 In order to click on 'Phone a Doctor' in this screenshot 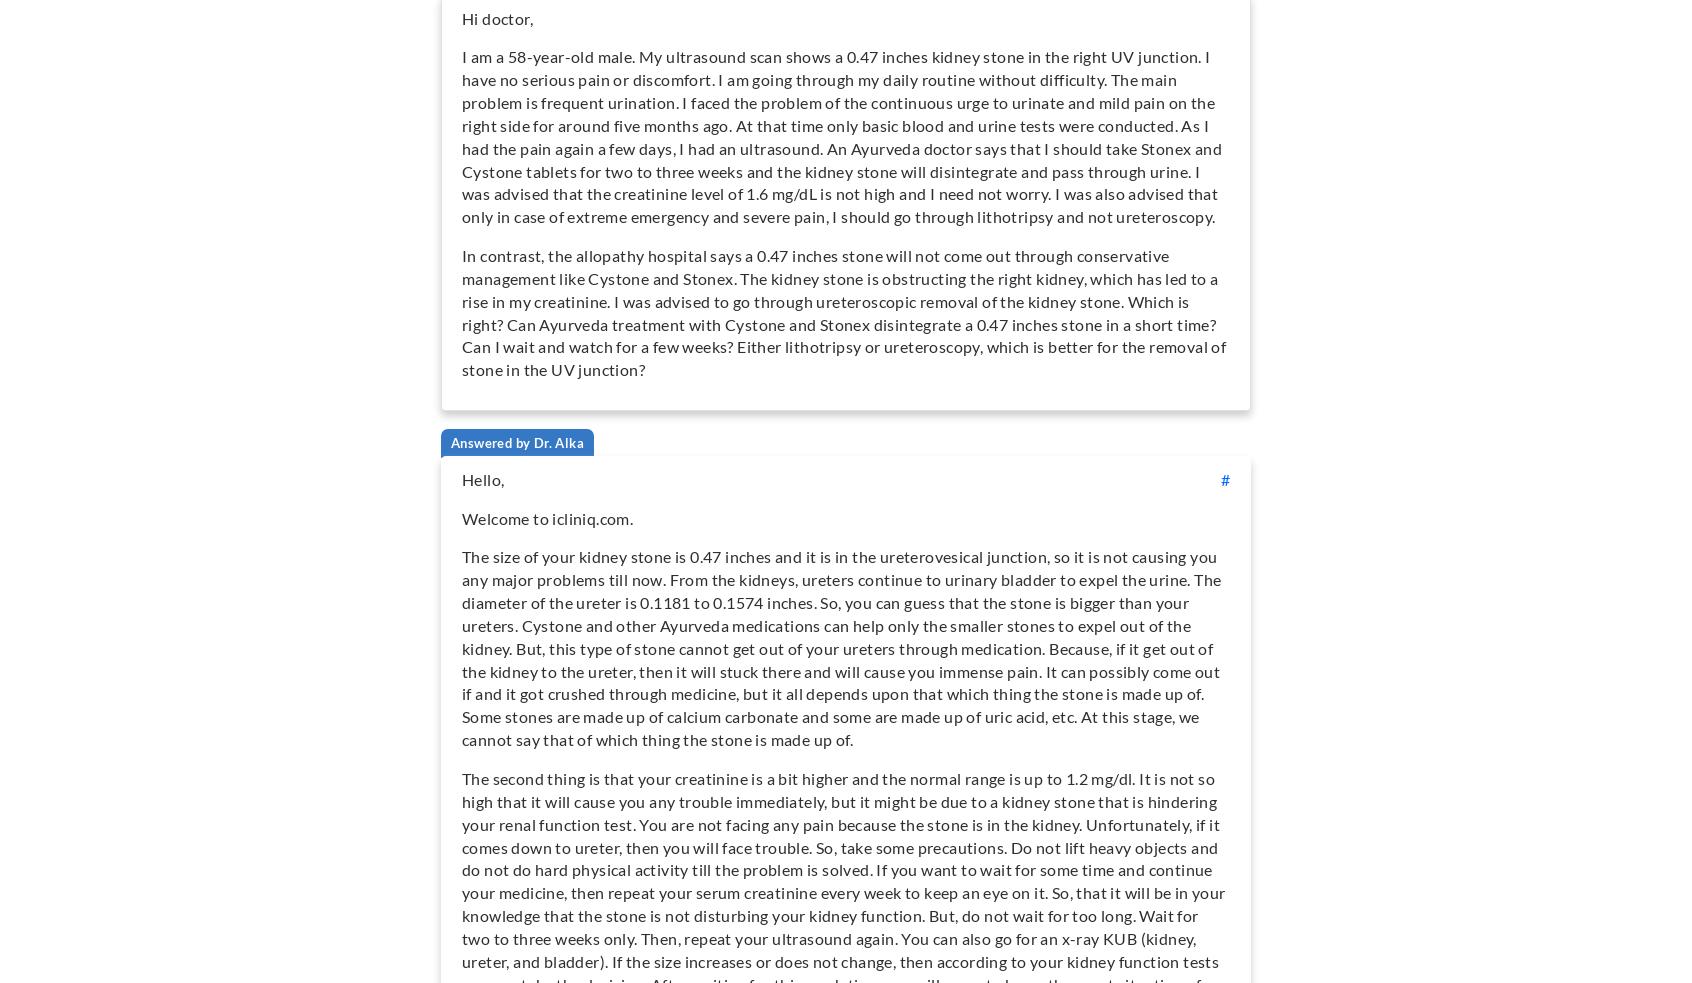, I will do `click(290, 130)`.